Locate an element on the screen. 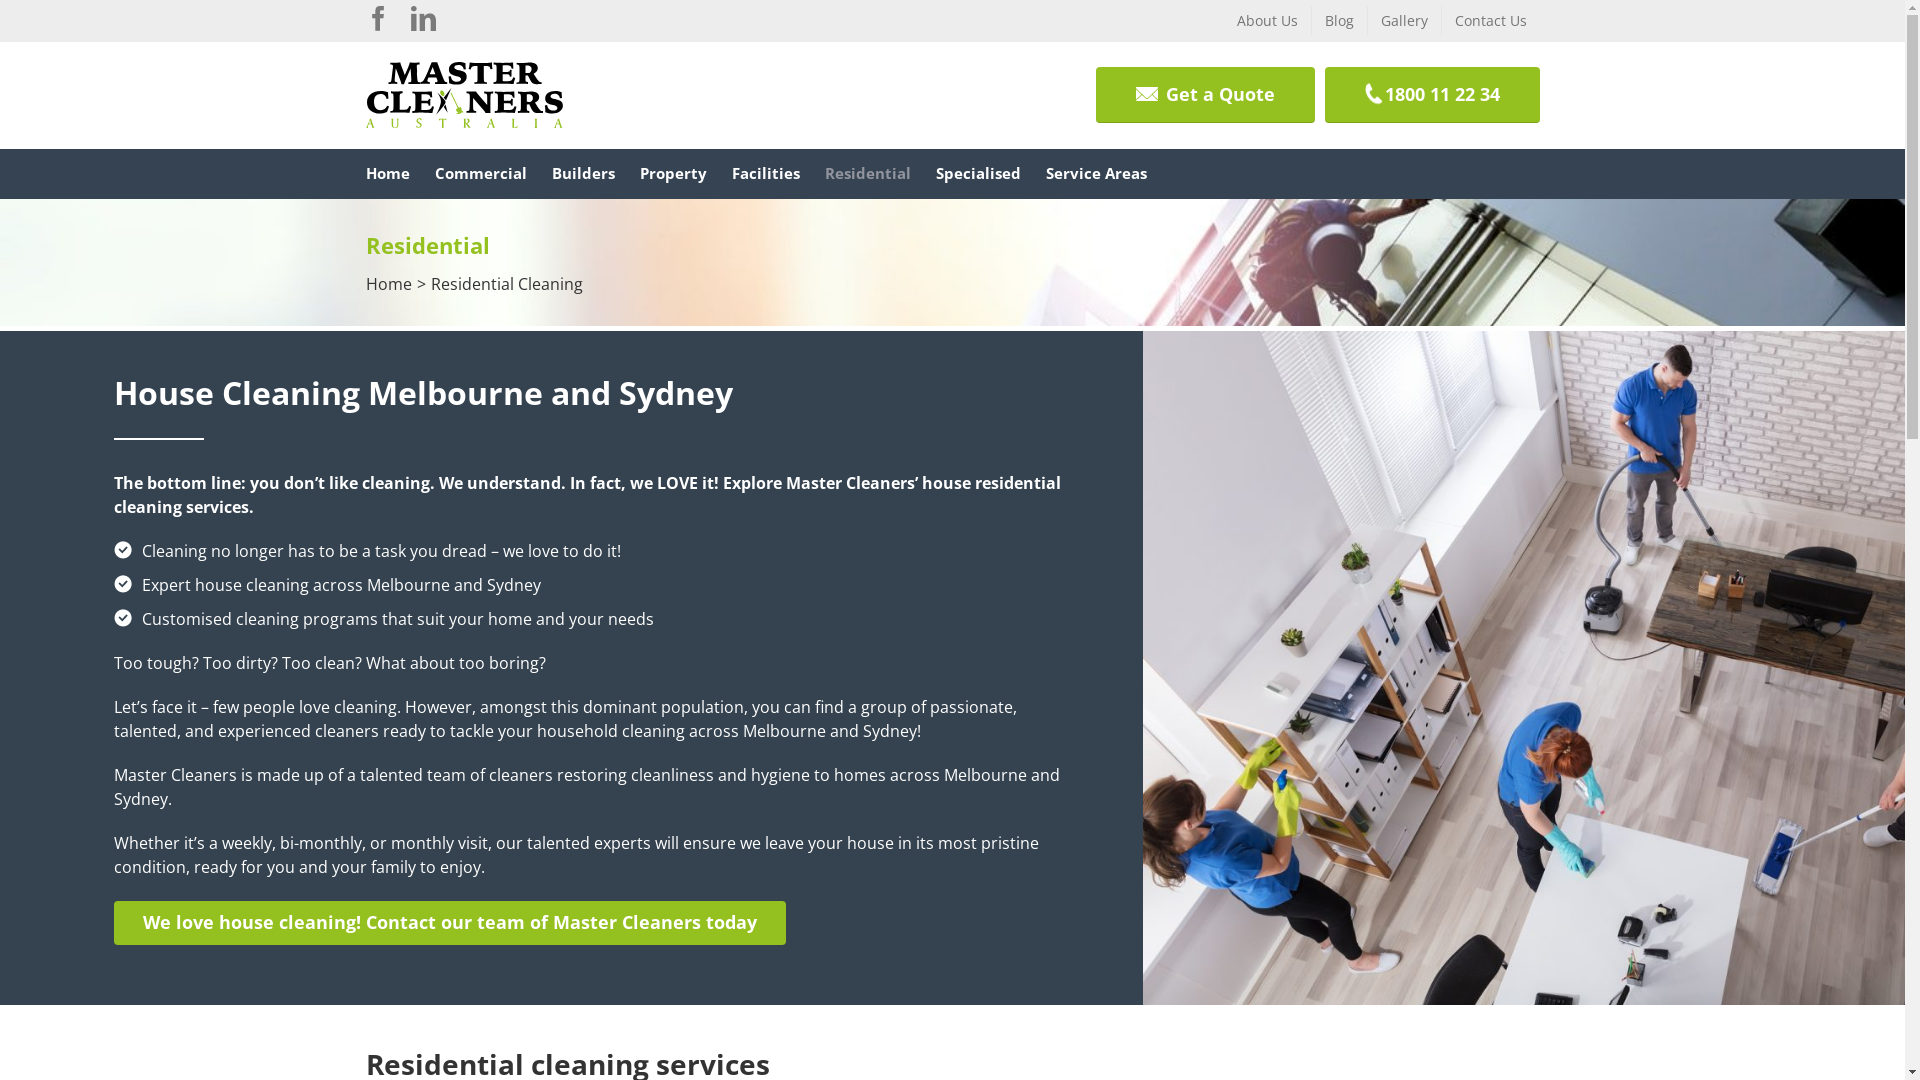 Image resolution: width=1920 pixels, height=1080 pixels. 'Blog' is located at coordinates (1339, 20).